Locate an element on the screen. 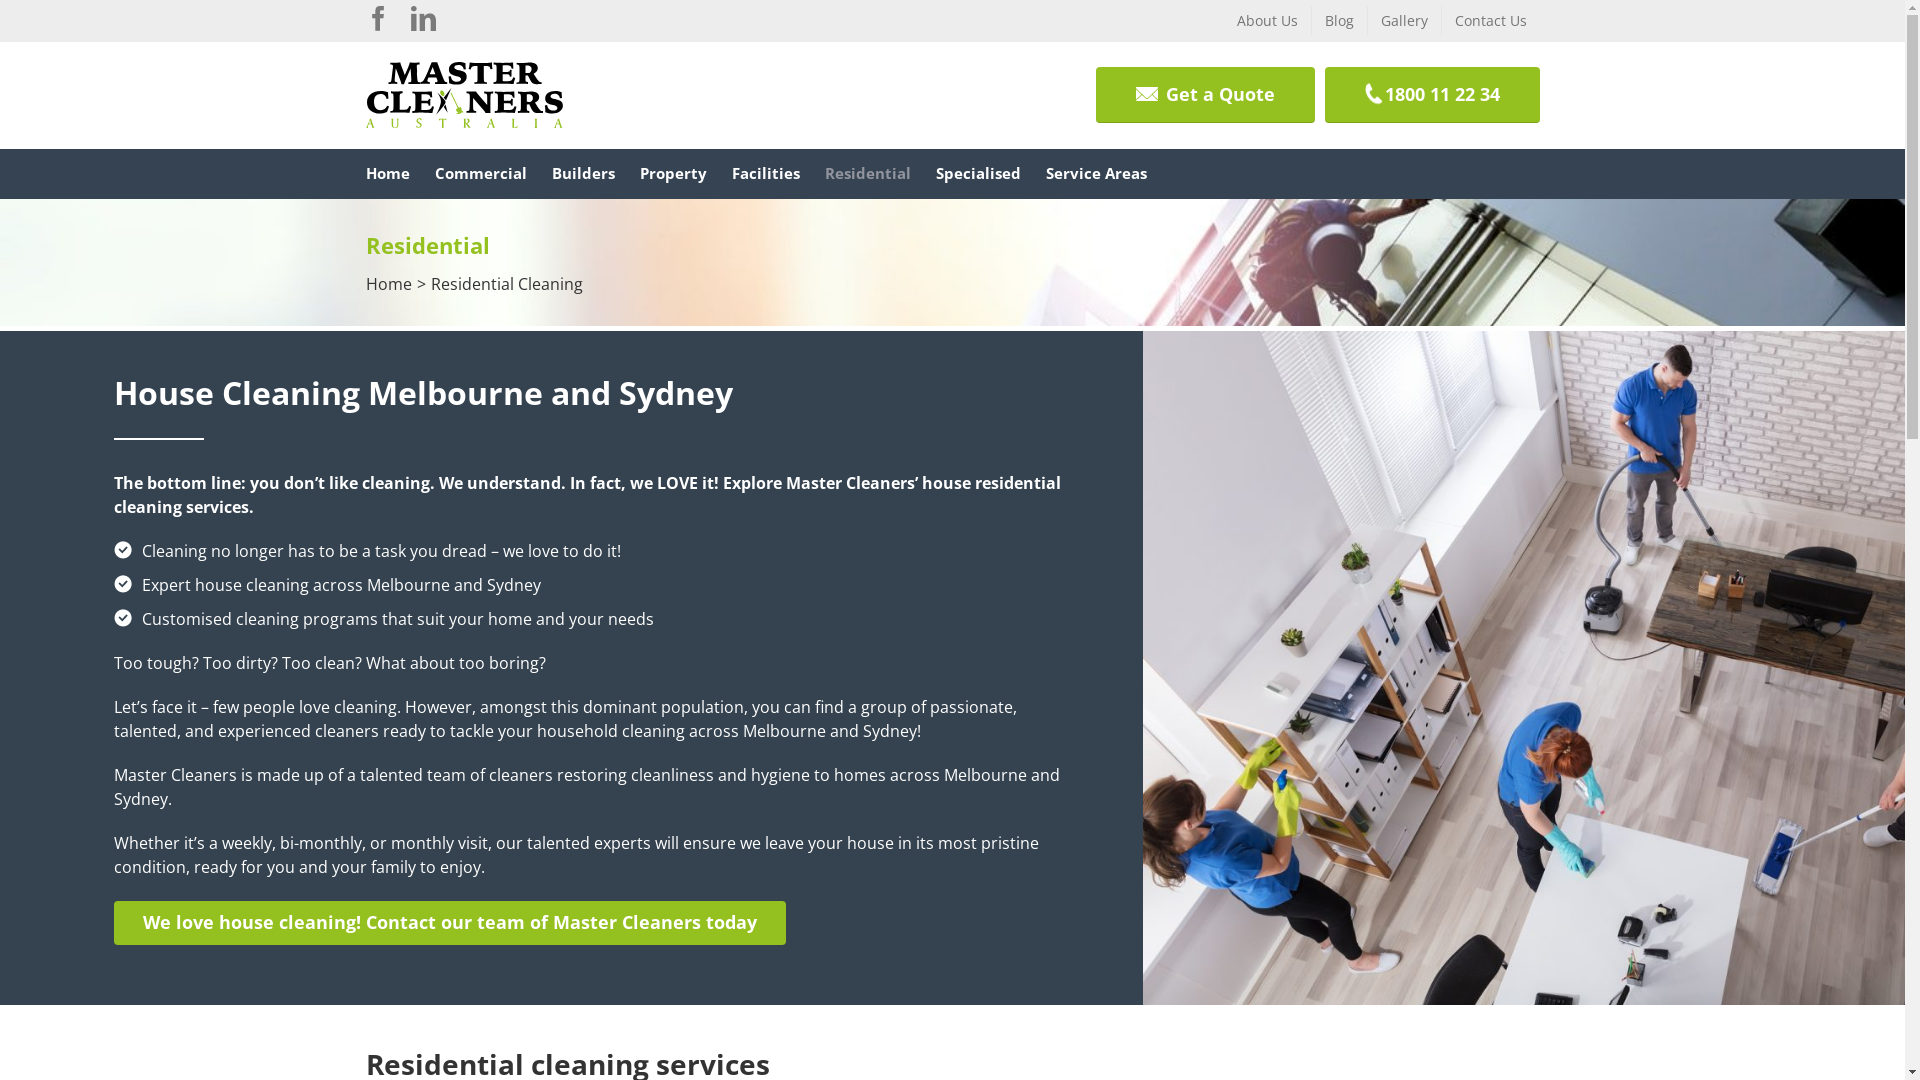 Image resolution: width=1920 pixels, height=1080 pixels. 'Blog' is located at coordinates (1339, 20).